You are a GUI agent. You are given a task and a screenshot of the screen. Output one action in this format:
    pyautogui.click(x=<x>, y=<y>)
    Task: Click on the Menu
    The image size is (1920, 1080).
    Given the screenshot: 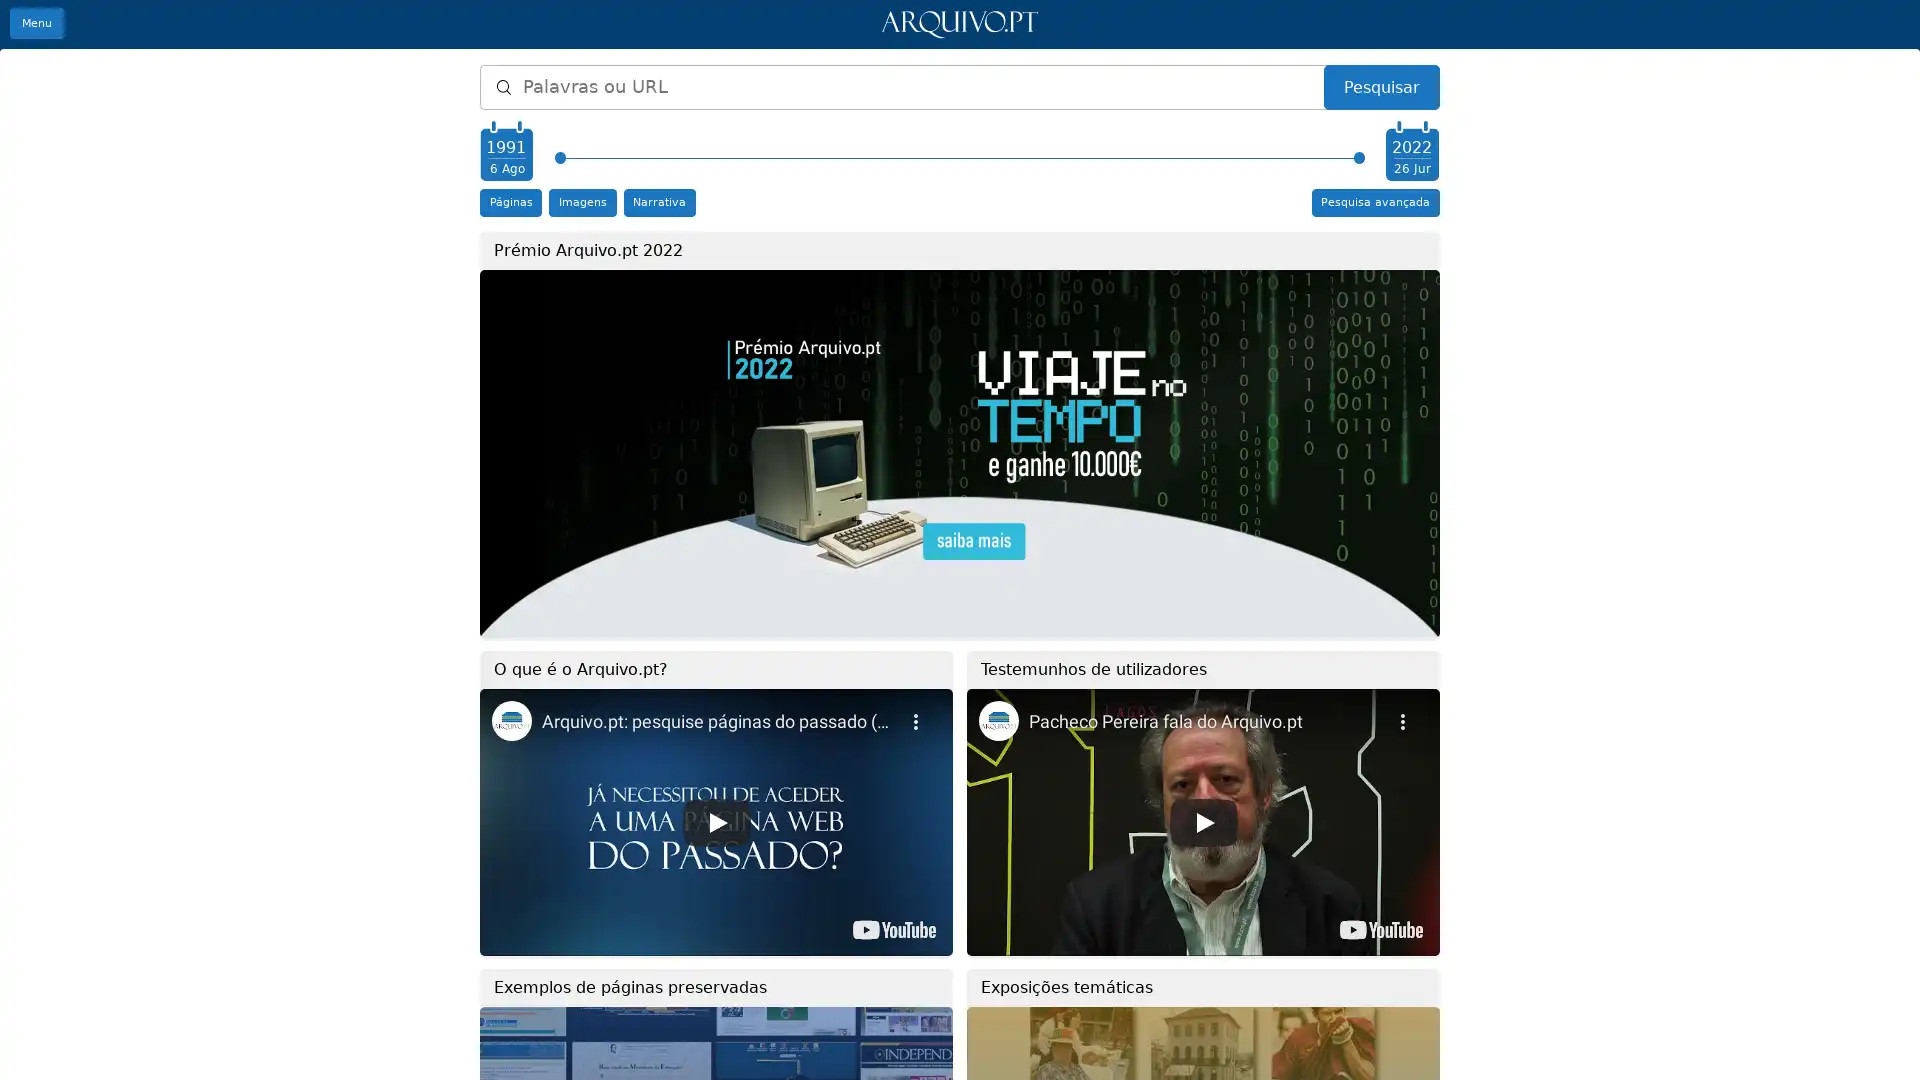 What is the action you would take?
    pyautogui.click(x=37, y=23)
    